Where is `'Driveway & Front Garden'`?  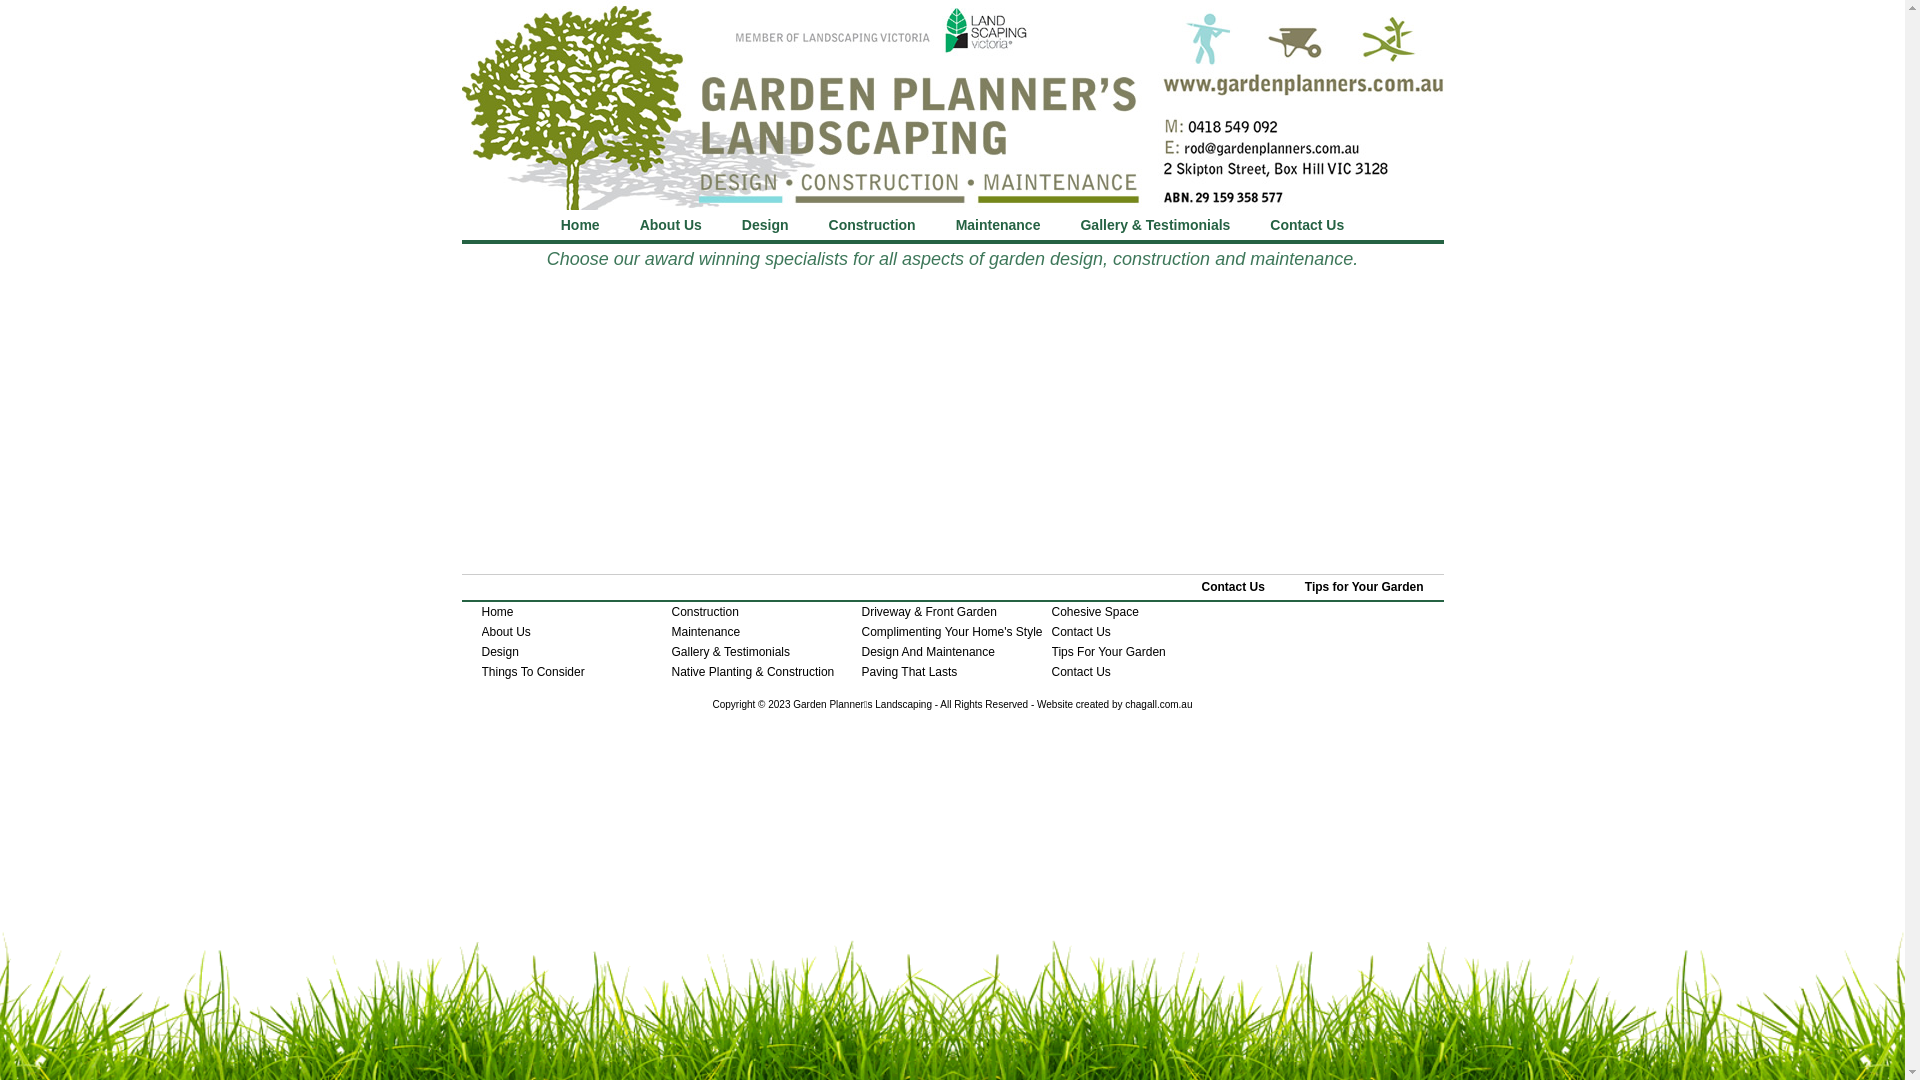 'Driveway & Front Garden' is located at coordinates (928, 611).